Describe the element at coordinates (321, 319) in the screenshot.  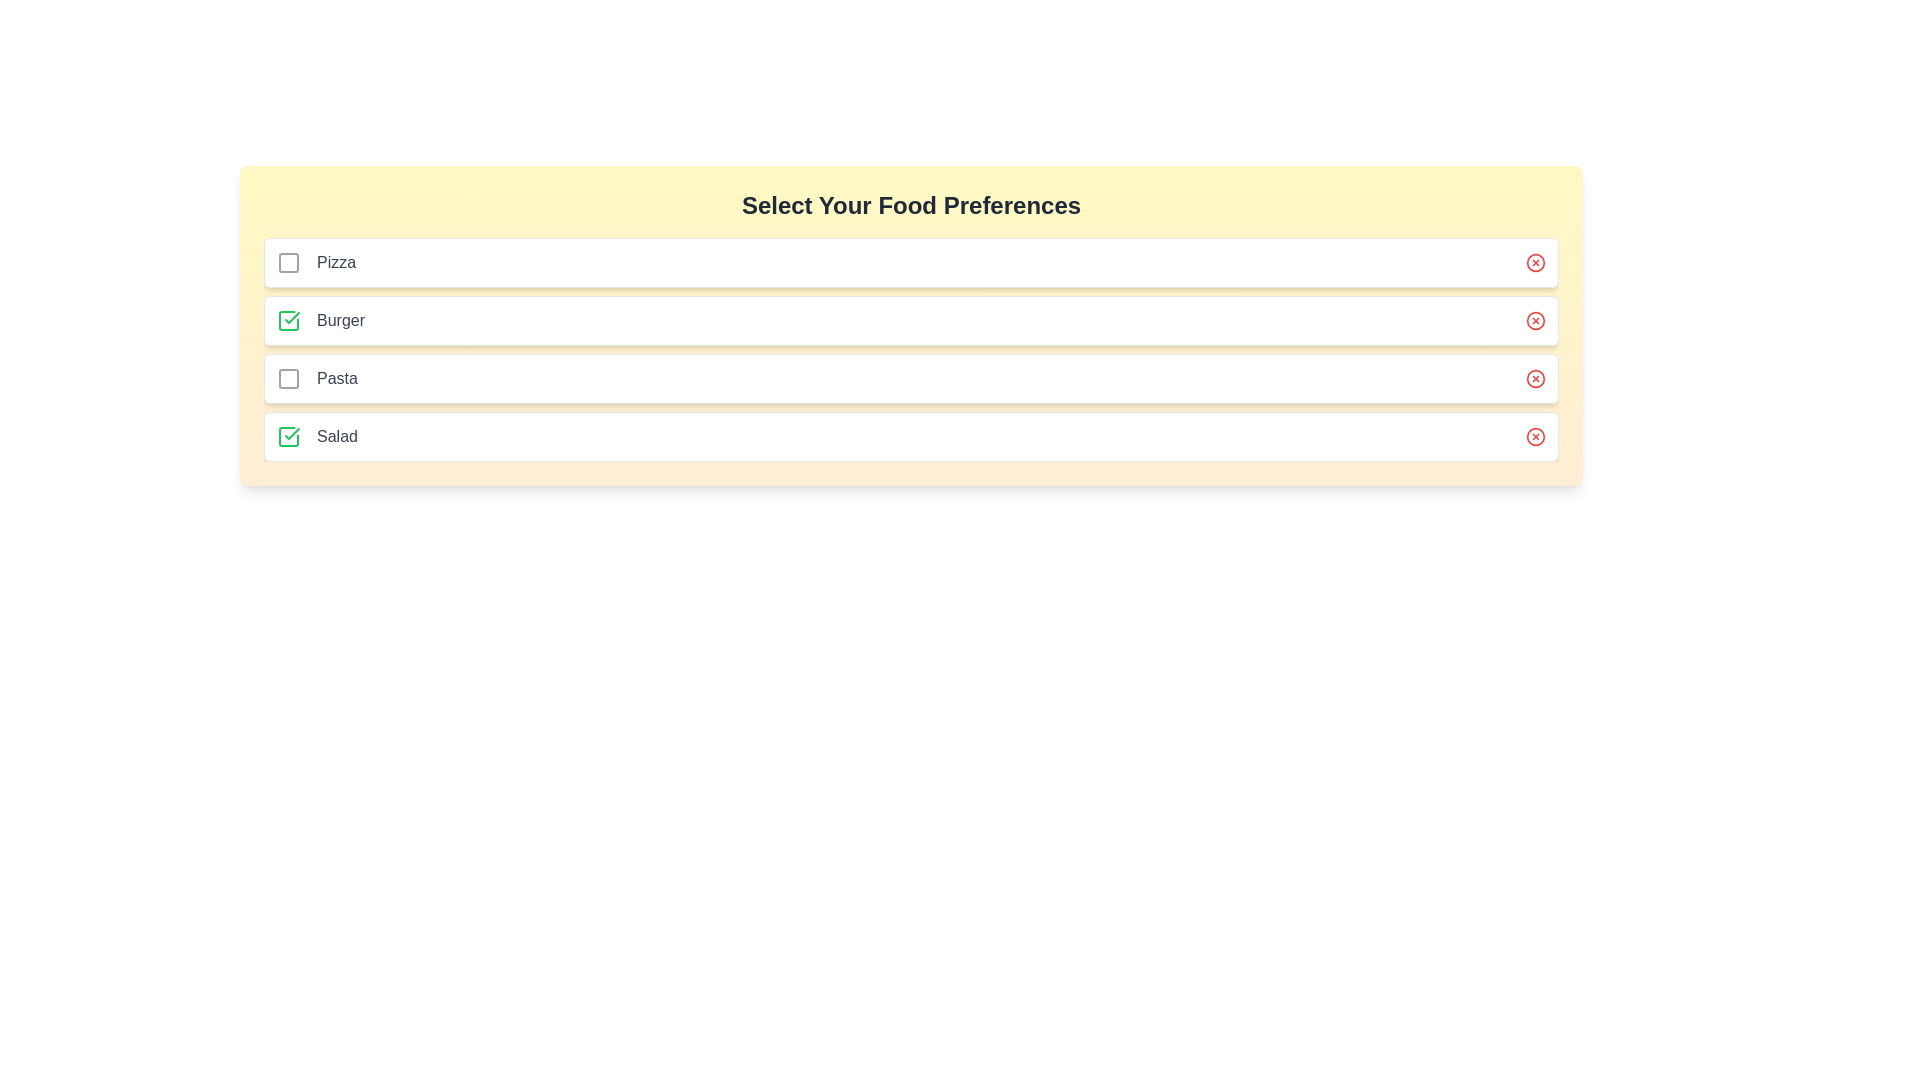
I see `the text label indicating the food preference 'Burger', which is the second item in the vertical list of food preferences, located next to the green checkmark icon` at that location.